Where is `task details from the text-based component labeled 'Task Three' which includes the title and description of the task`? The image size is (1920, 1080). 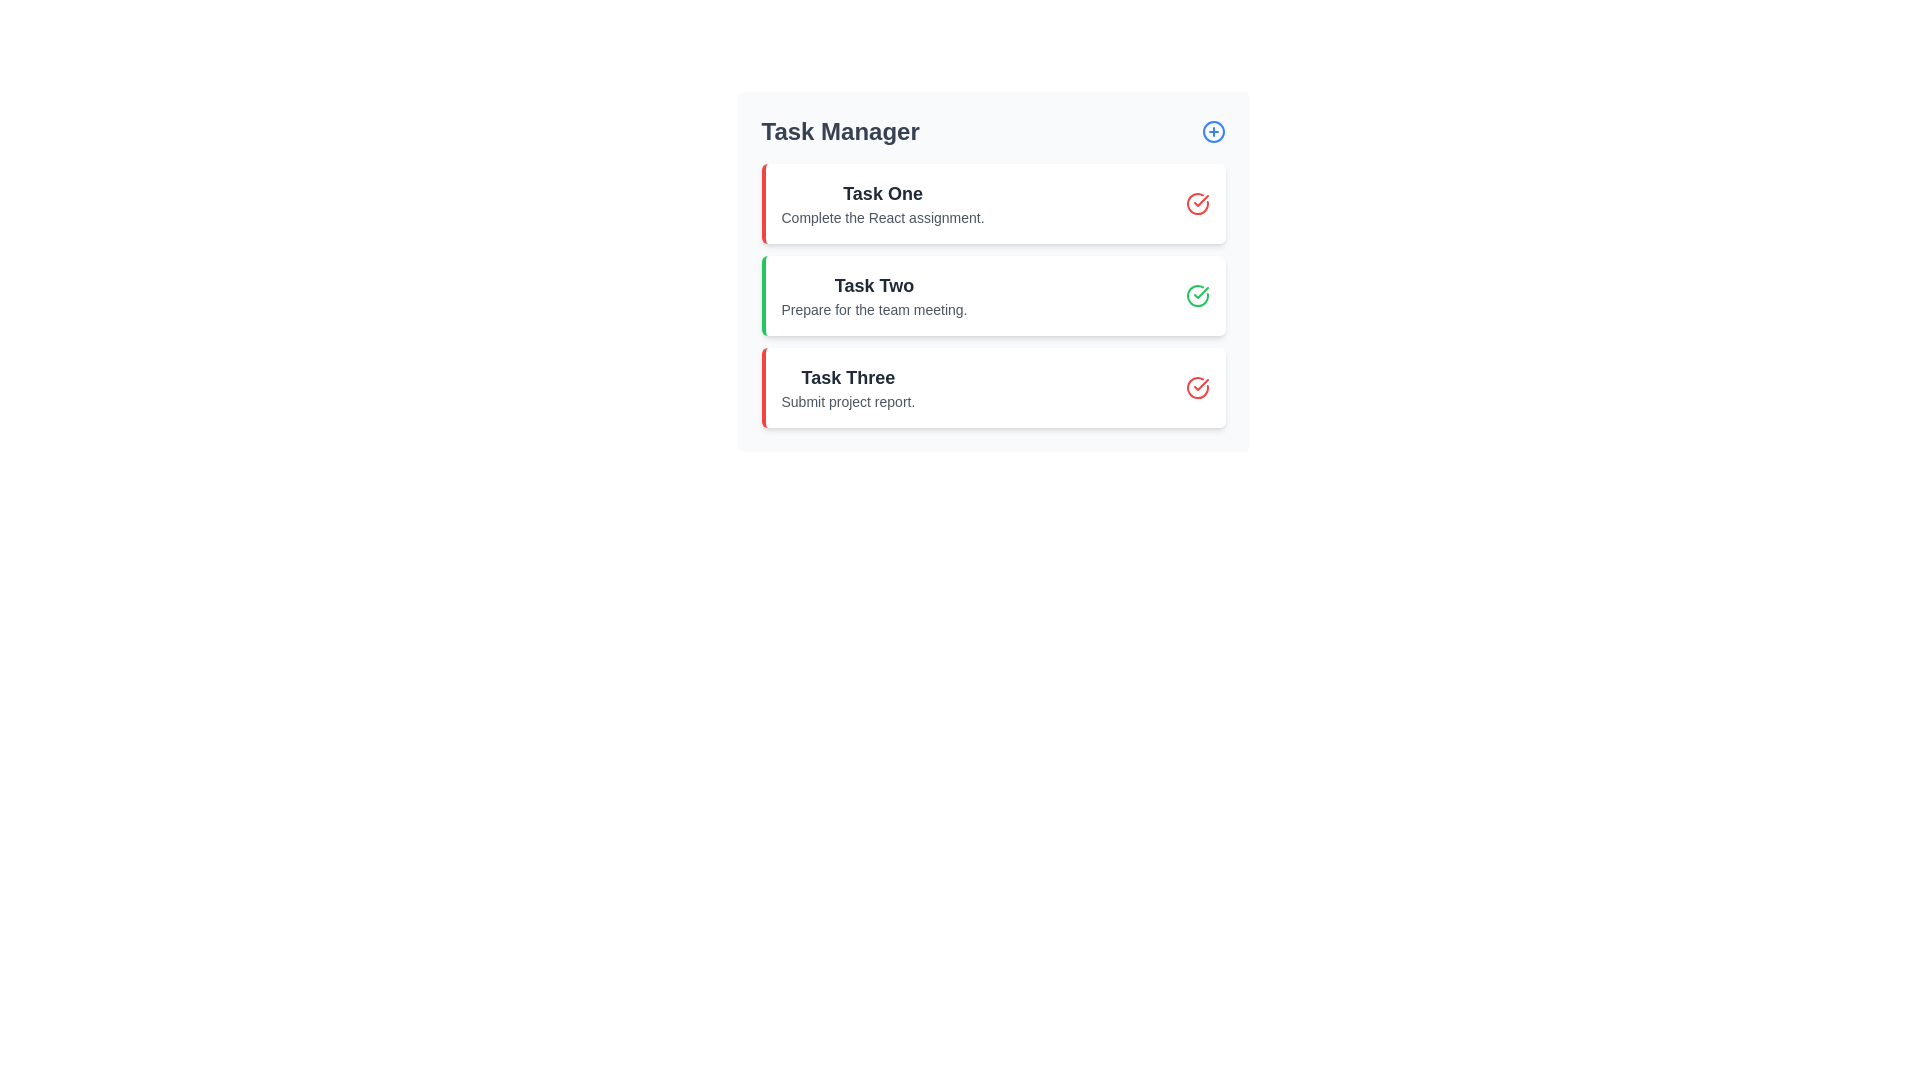
task details from the text-based component labeled 'Task Three' which includes the title and description of the task is located at coordinates (848, 388).